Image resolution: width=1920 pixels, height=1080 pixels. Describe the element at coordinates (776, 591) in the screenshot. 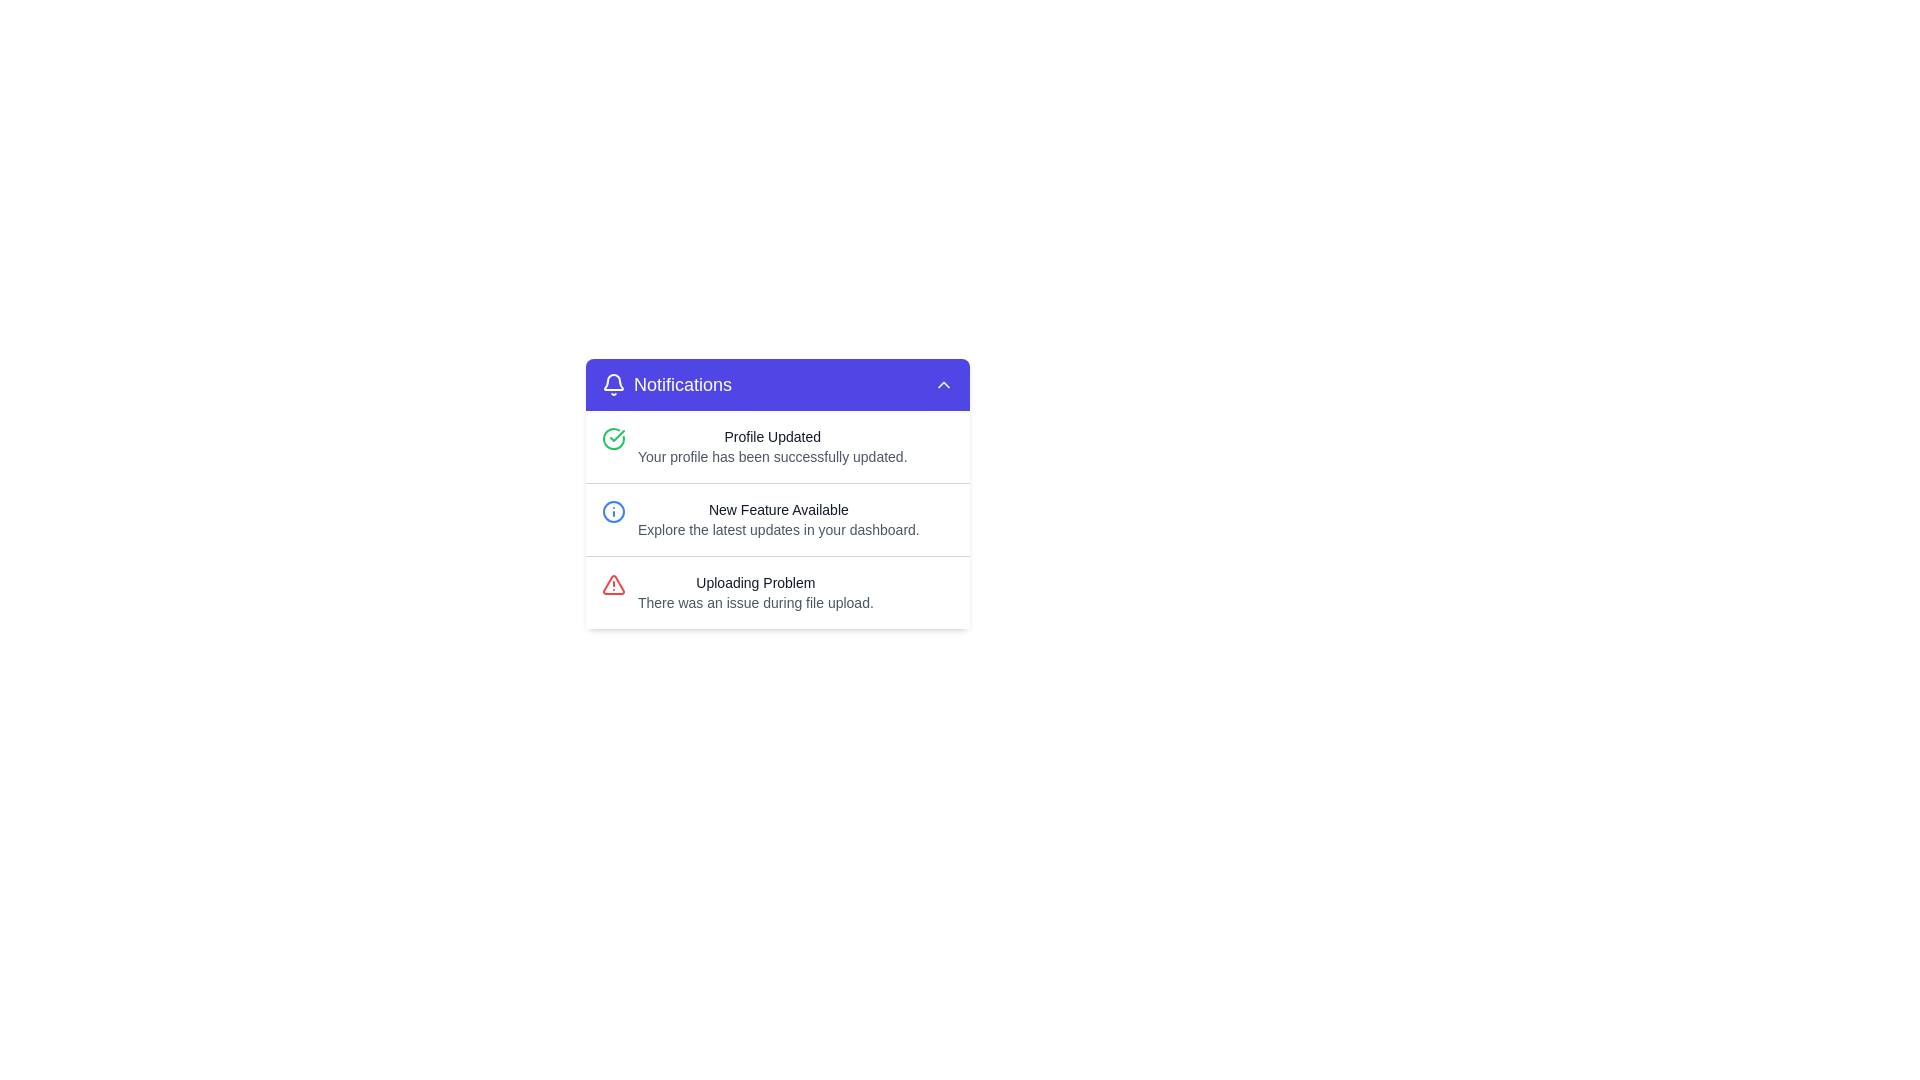

I see `notification message titled 'Uploading Problem' with a red warning icon, located at the bottom of the notification list` at that location.